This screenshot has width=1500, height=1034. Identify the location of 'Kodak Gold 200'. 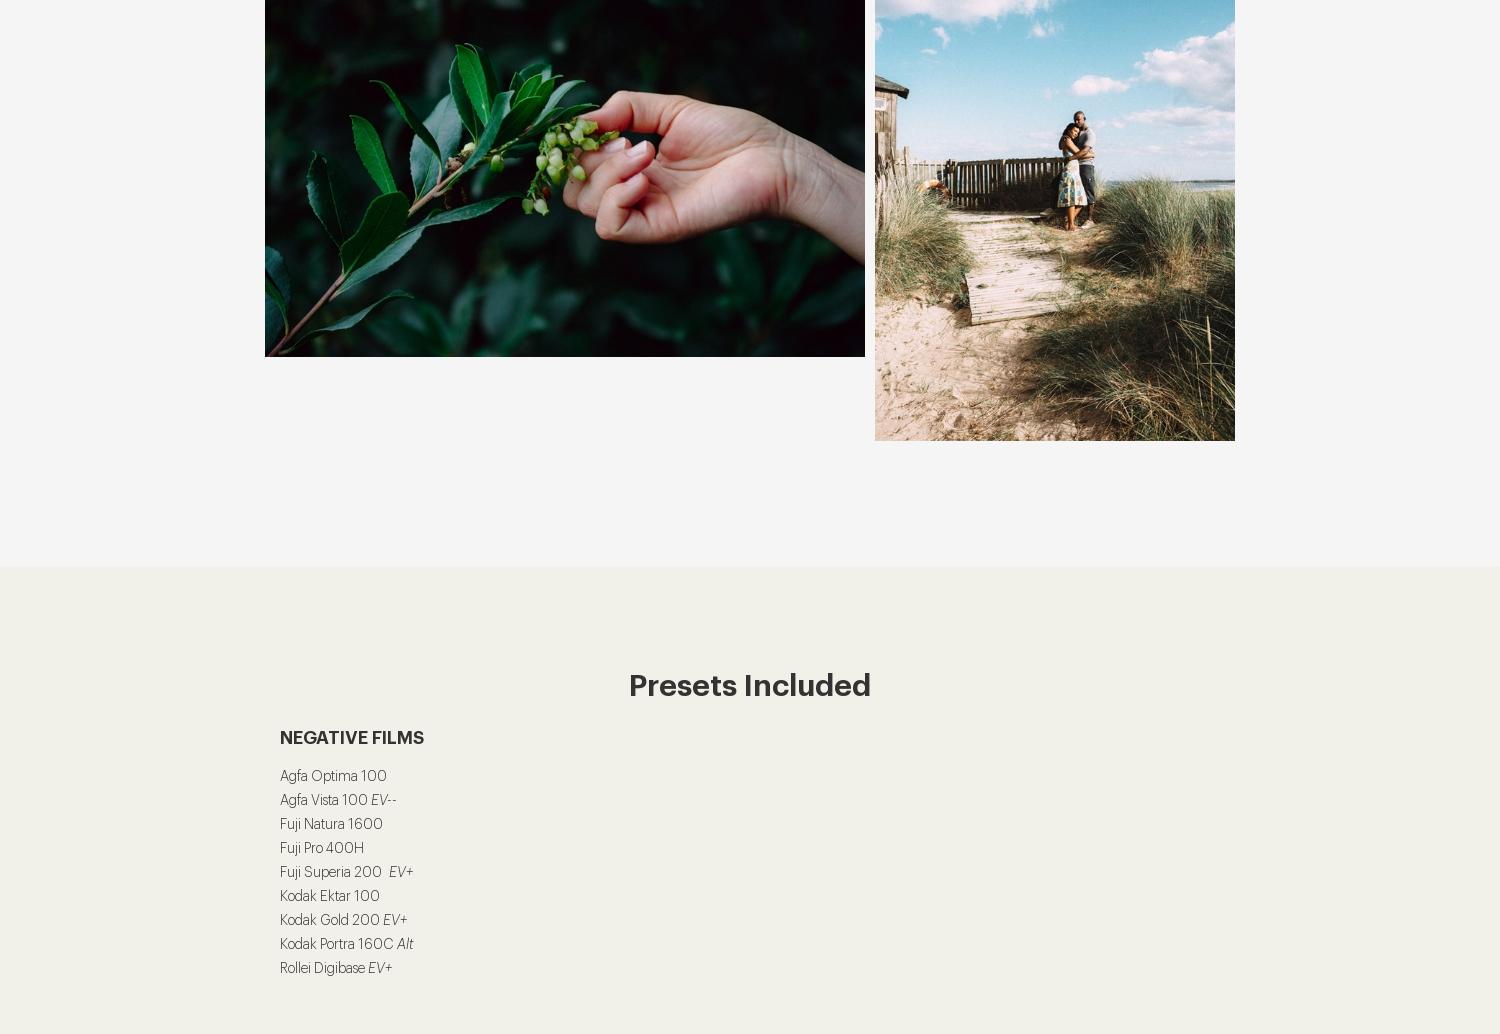
(280, 919).